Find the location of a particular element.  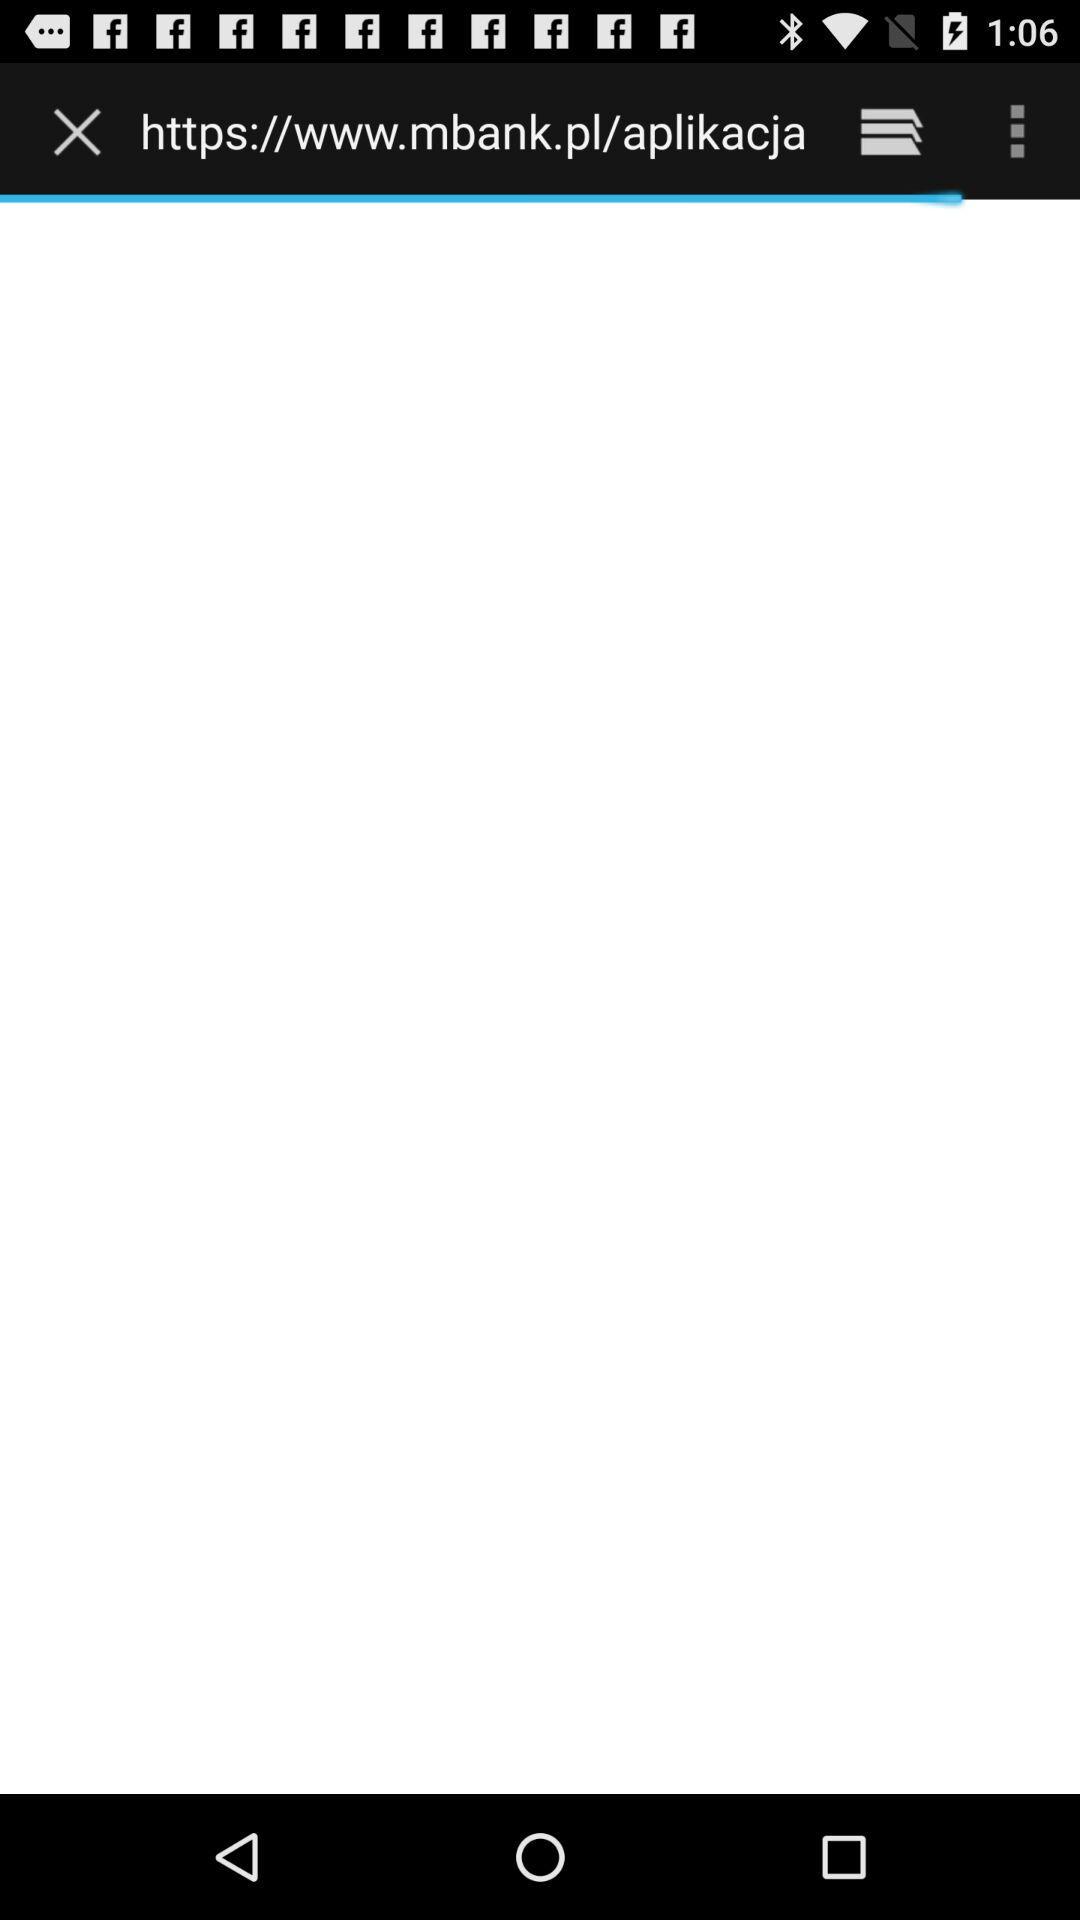

icon next to the https www mbank icon is located at coordinates (81, 130).